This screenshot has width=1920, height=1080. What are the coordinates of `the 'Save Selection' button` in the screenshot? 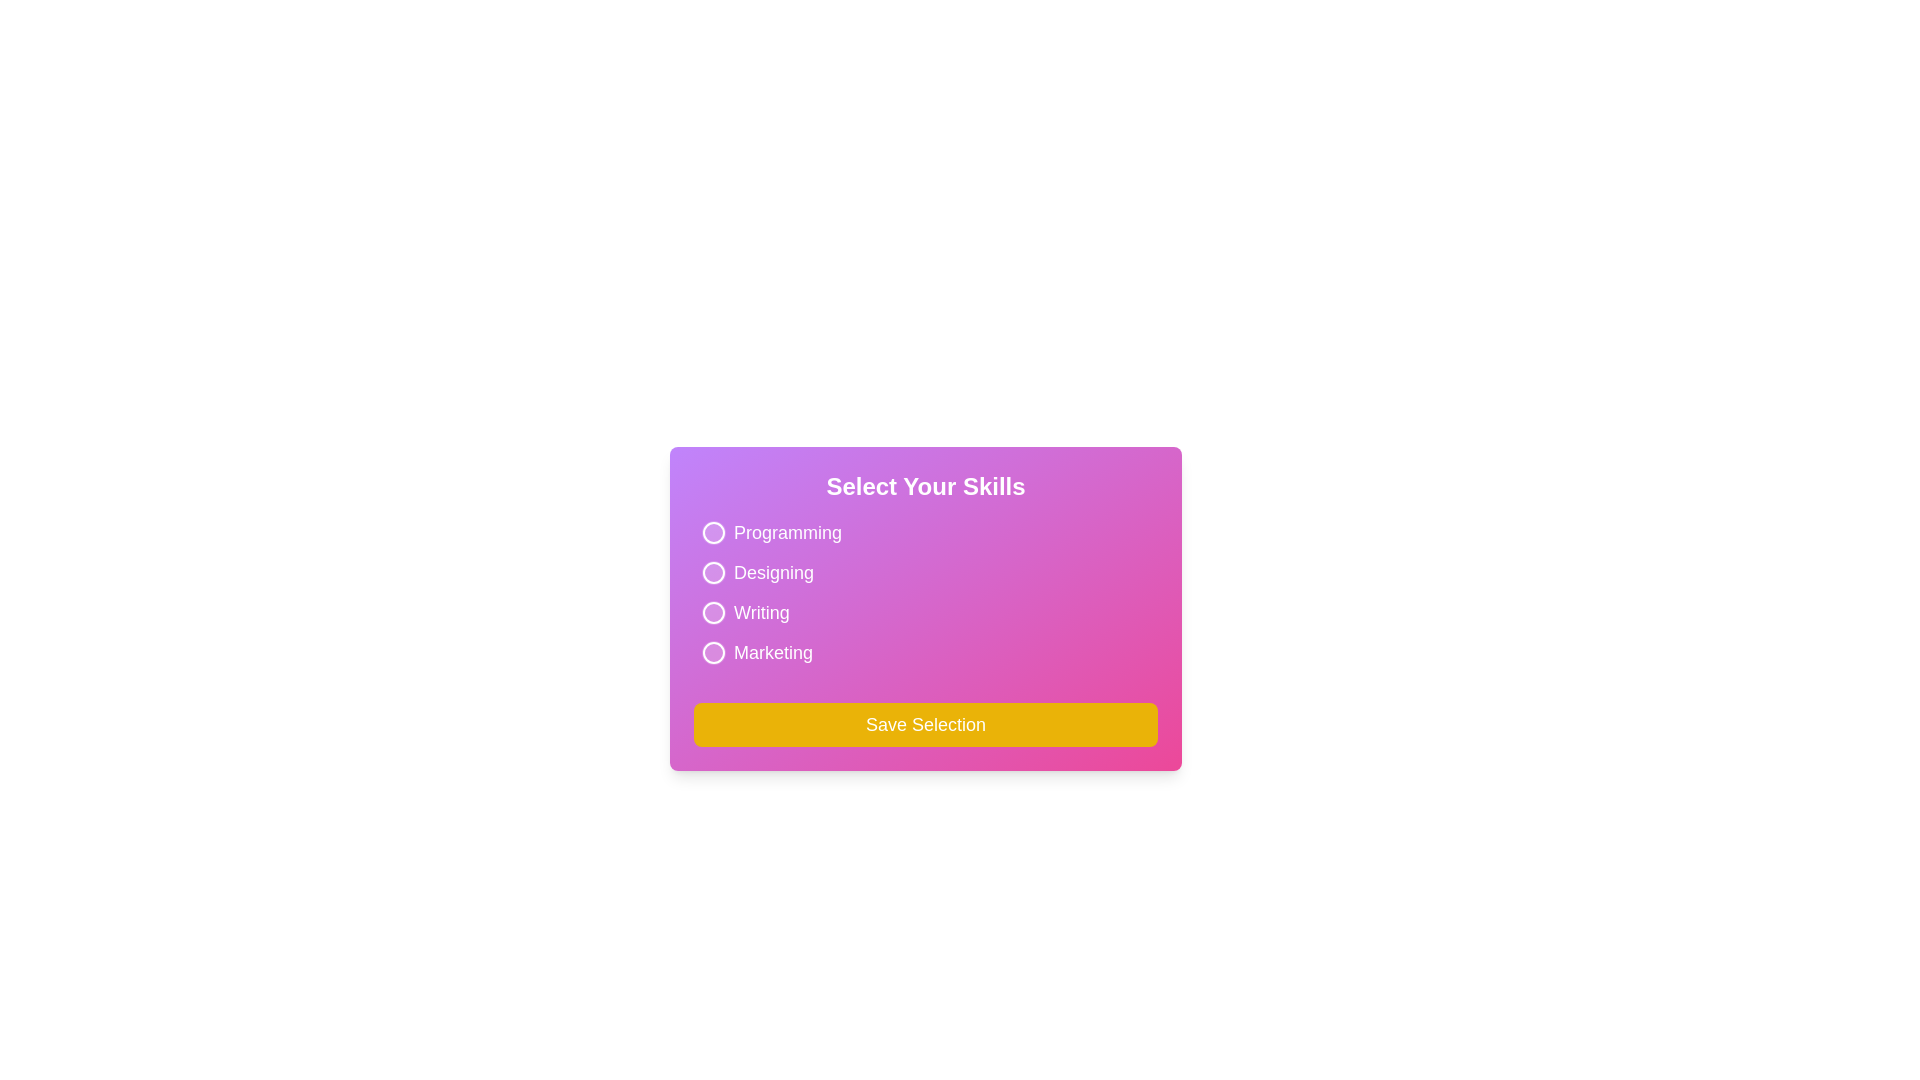 It's located at (925, 725).